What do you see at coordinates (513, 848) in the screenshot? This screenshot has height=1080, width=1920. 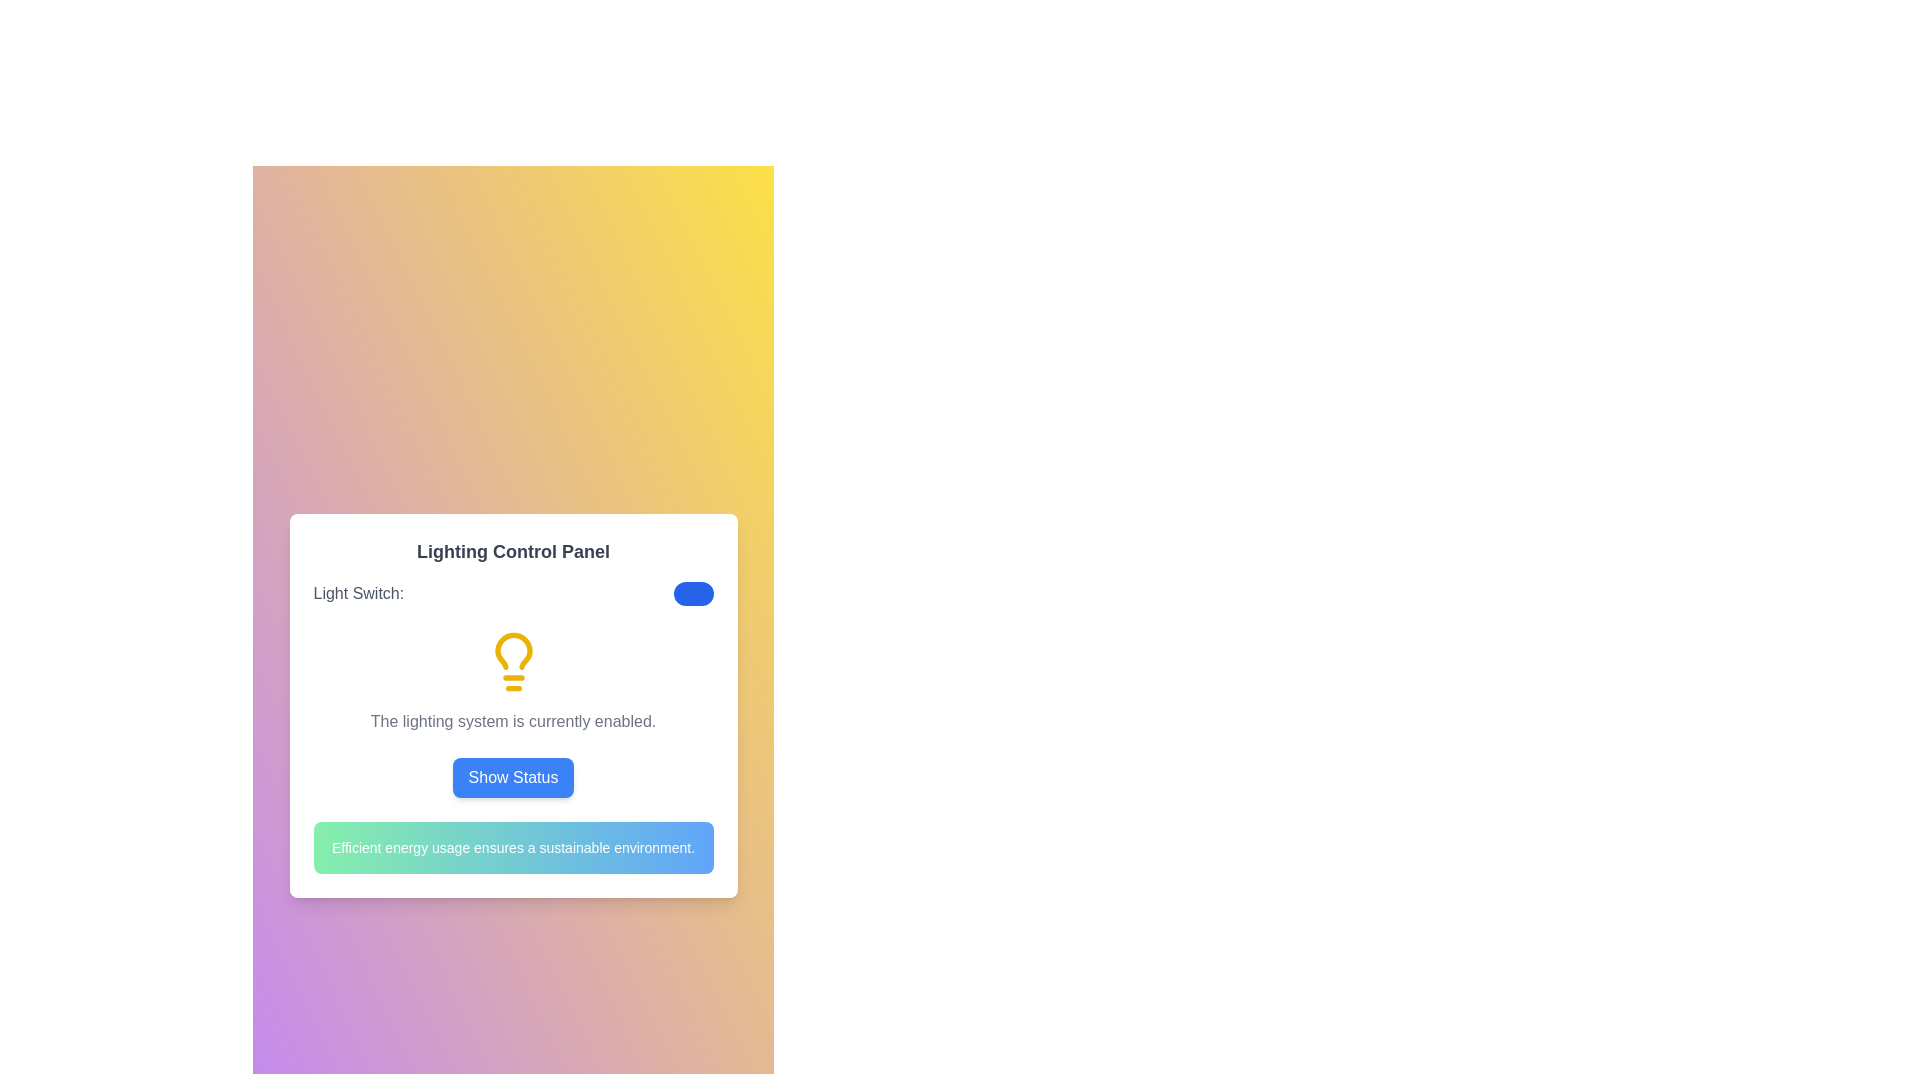 I see `the informational text box with a gradient background that reads 'Efficient energy usage ensures a sustainable environment.'` at bounding box center [513, 848].